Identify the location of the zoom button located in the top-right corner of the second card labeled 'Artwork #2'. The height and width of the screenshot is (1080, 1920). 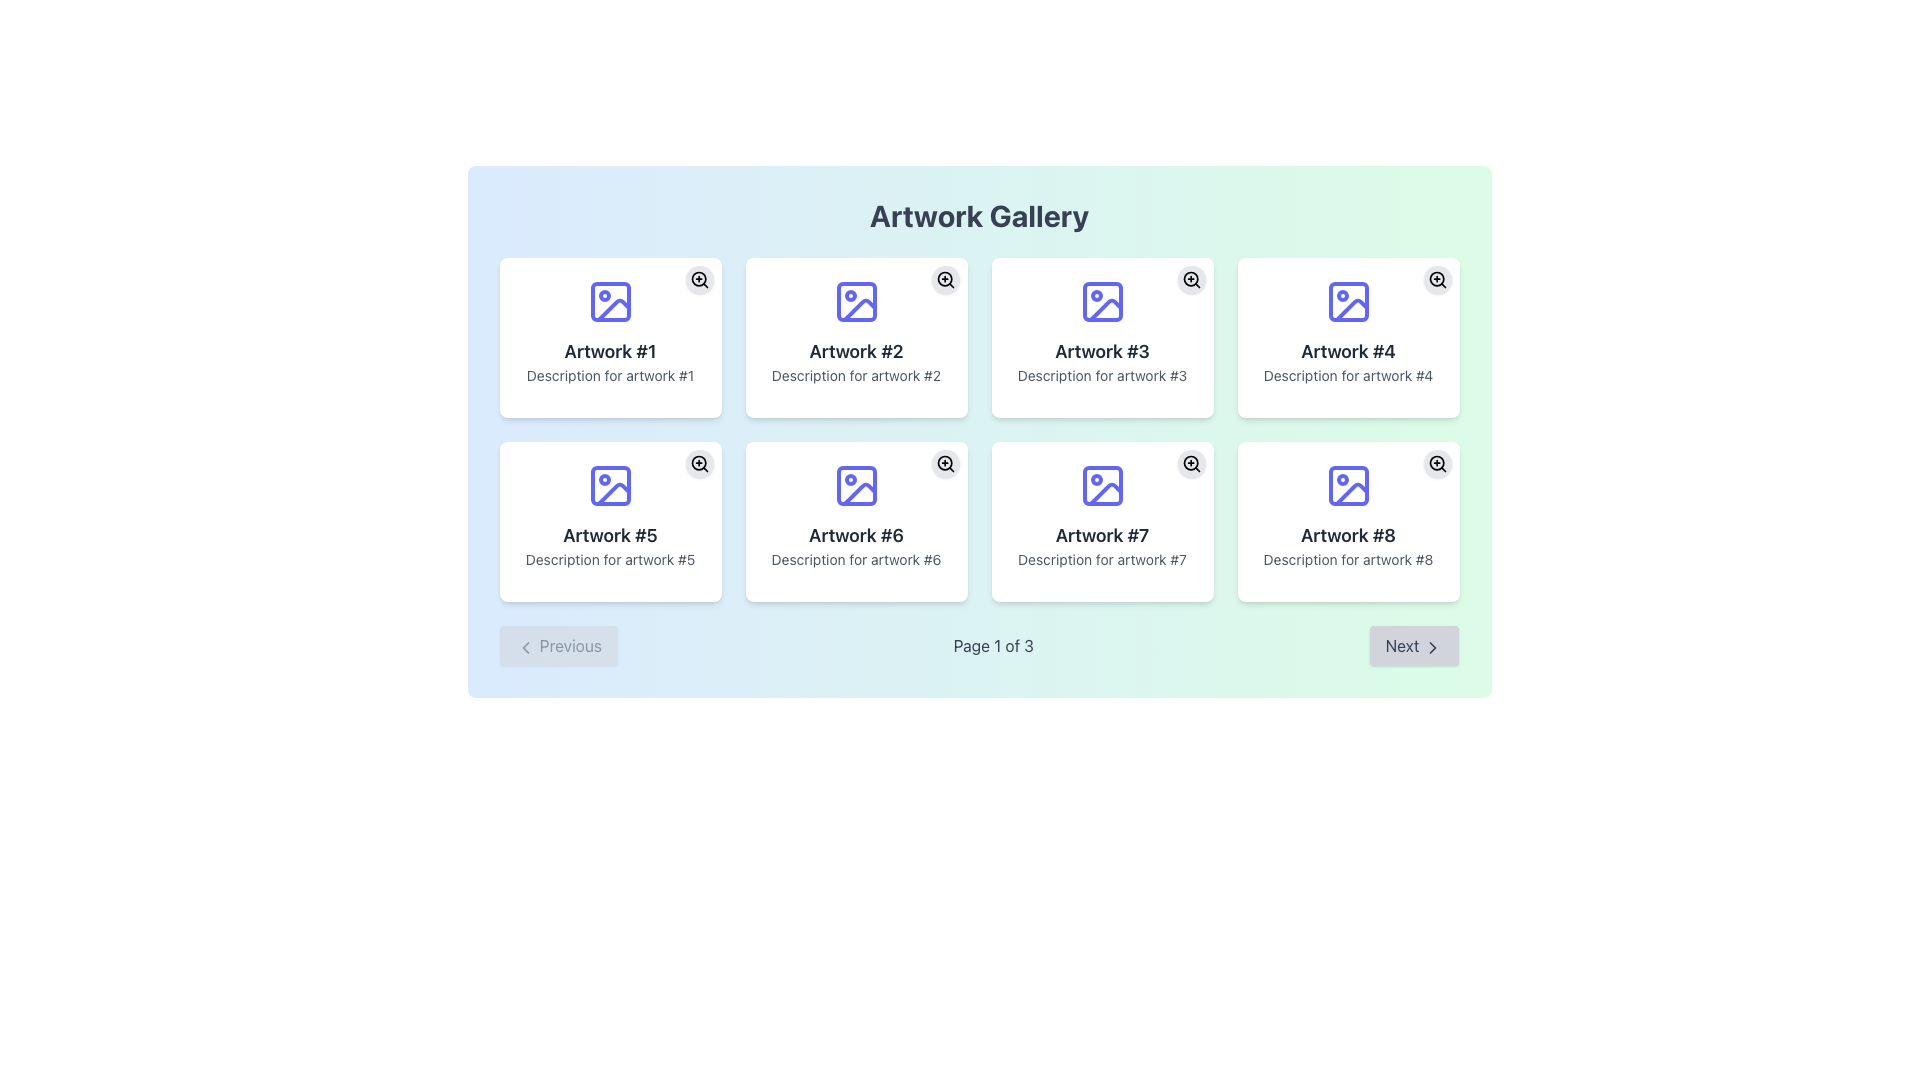
(944, 280).